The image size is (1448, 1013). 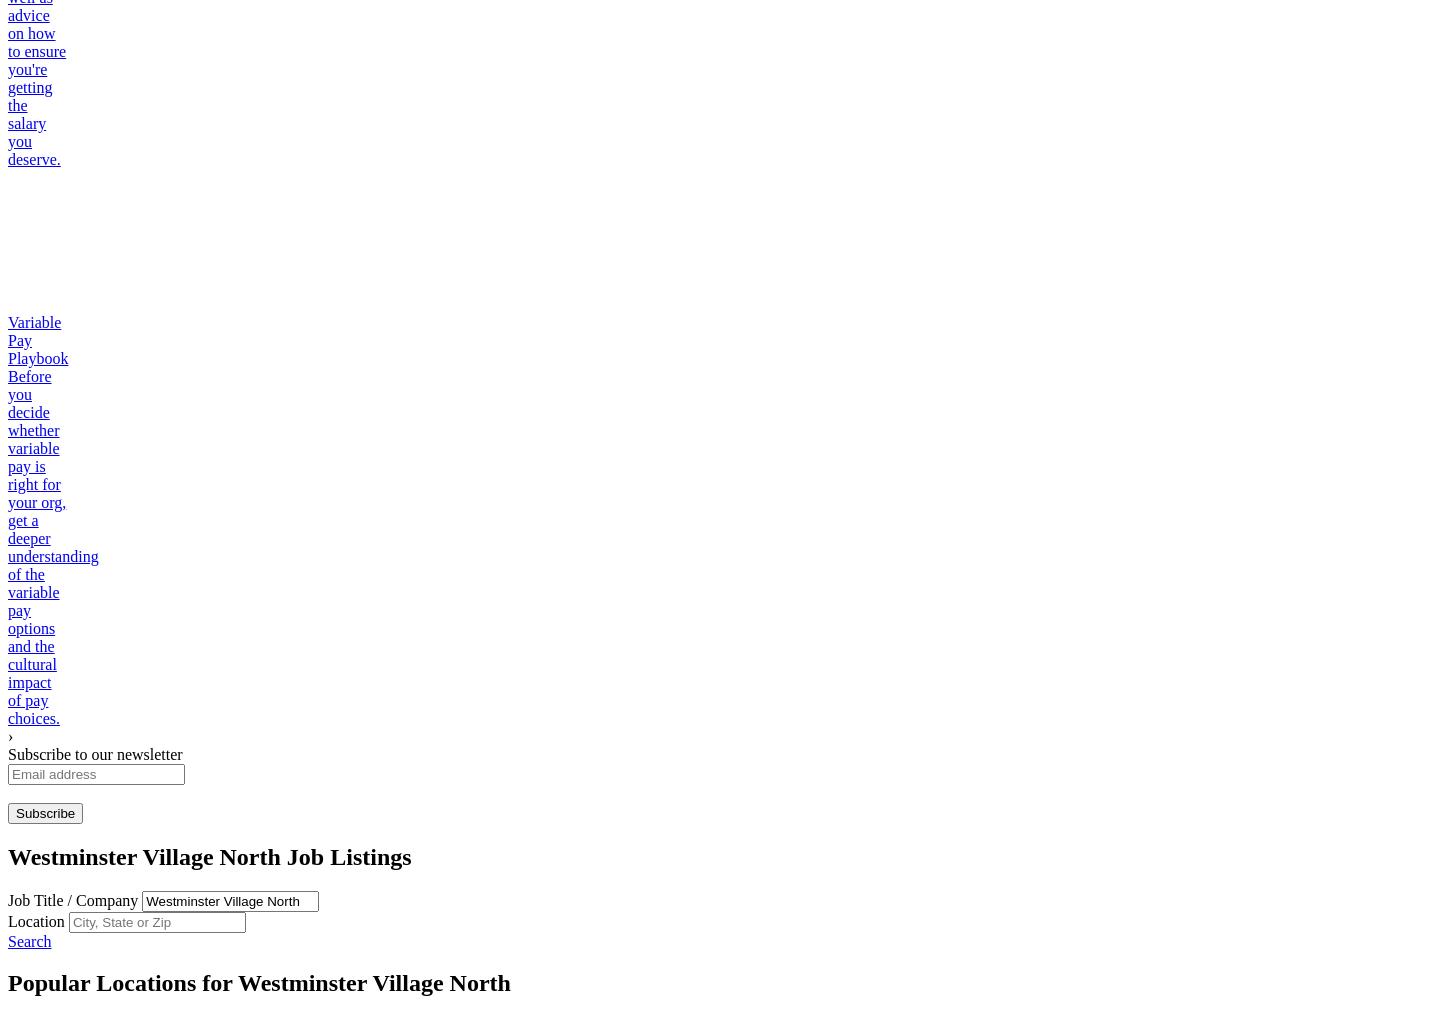 I want to click on 'Subscribe to our newsletter', so click(x=93, y=753).